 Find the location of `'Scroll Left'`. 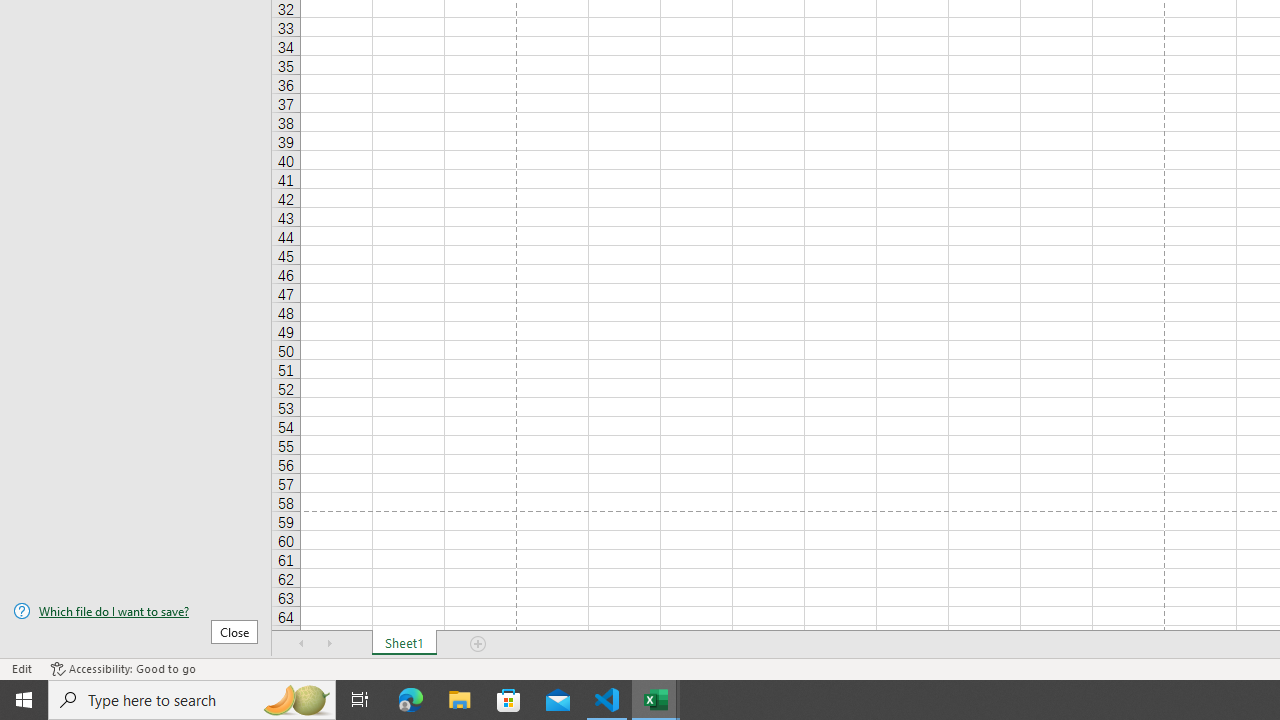

'Scroll Left' is located at coordinates (301, 644).